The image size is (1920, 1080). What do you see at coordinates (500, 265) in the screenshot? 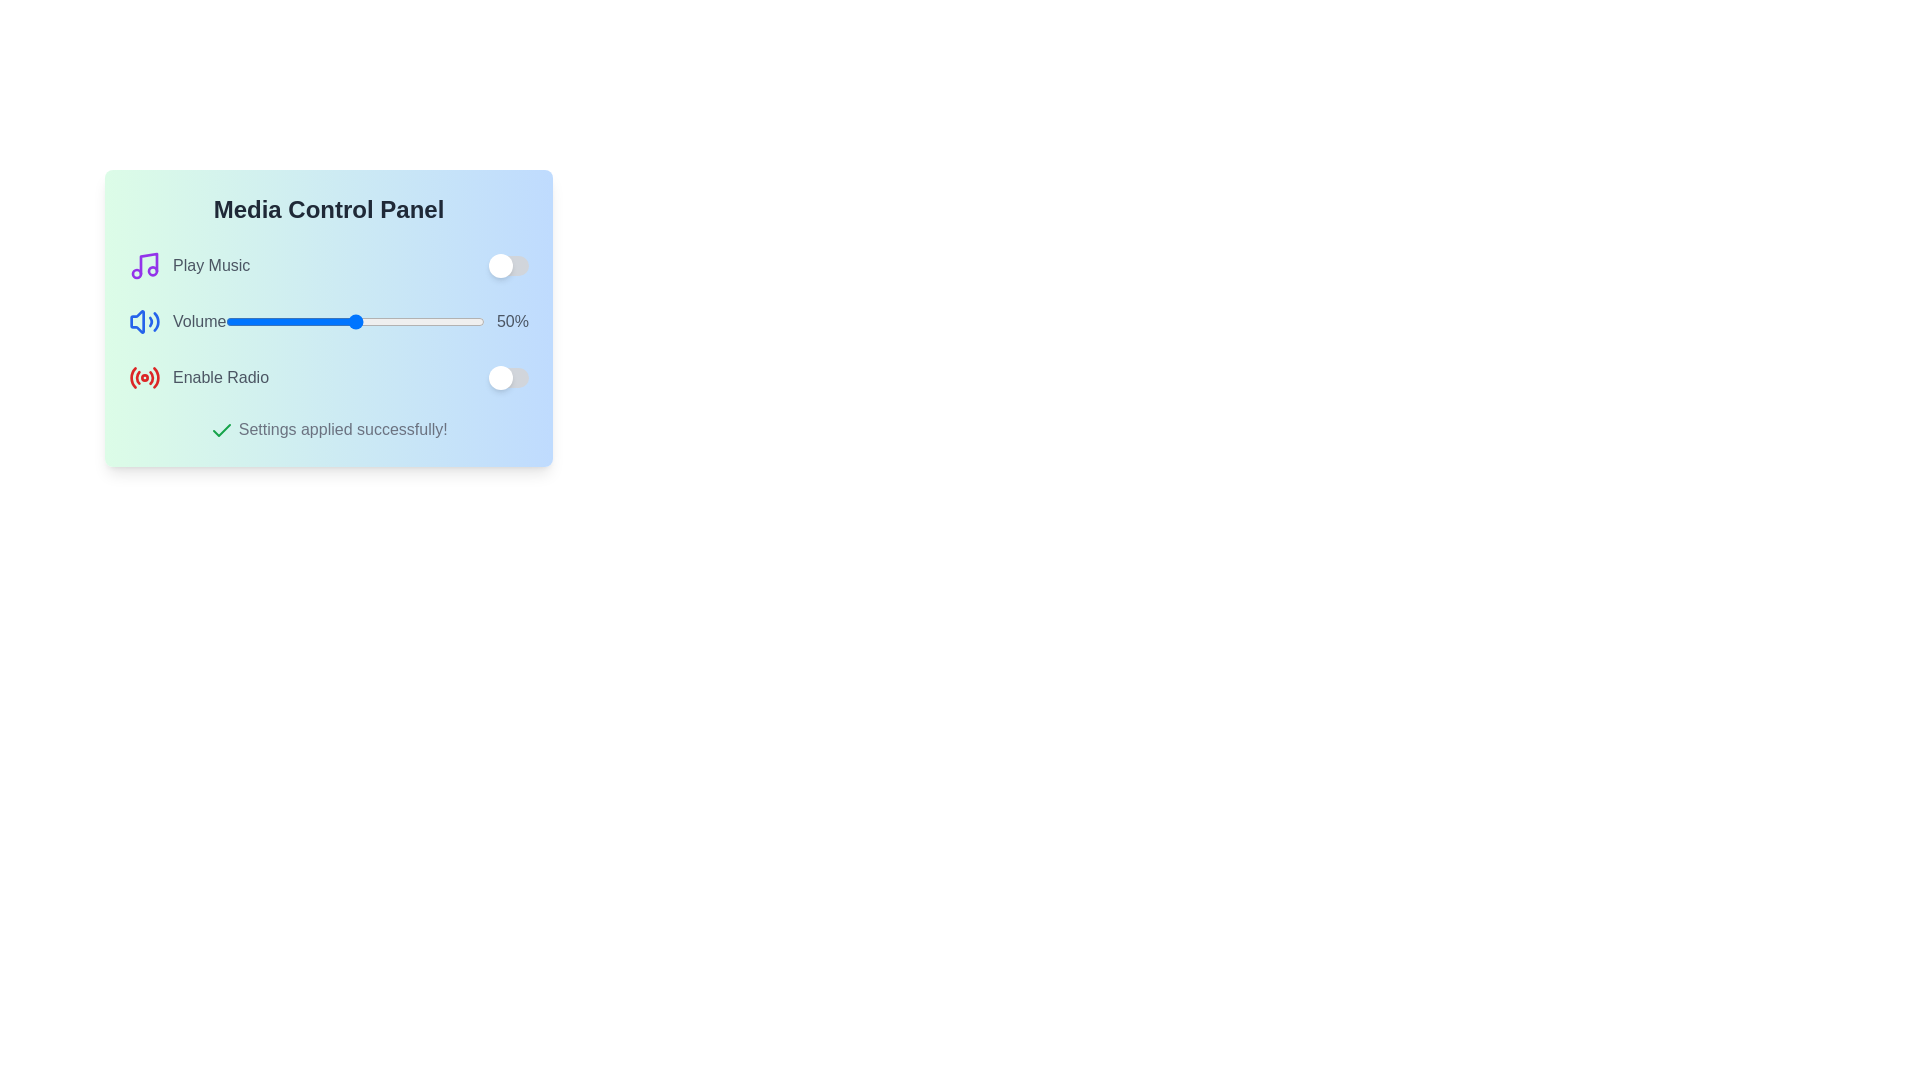
I see `the white circular toggle handle, which is part of a toggle switch component next to the 'Enable Radio' label` at bounding box center [500, 265].